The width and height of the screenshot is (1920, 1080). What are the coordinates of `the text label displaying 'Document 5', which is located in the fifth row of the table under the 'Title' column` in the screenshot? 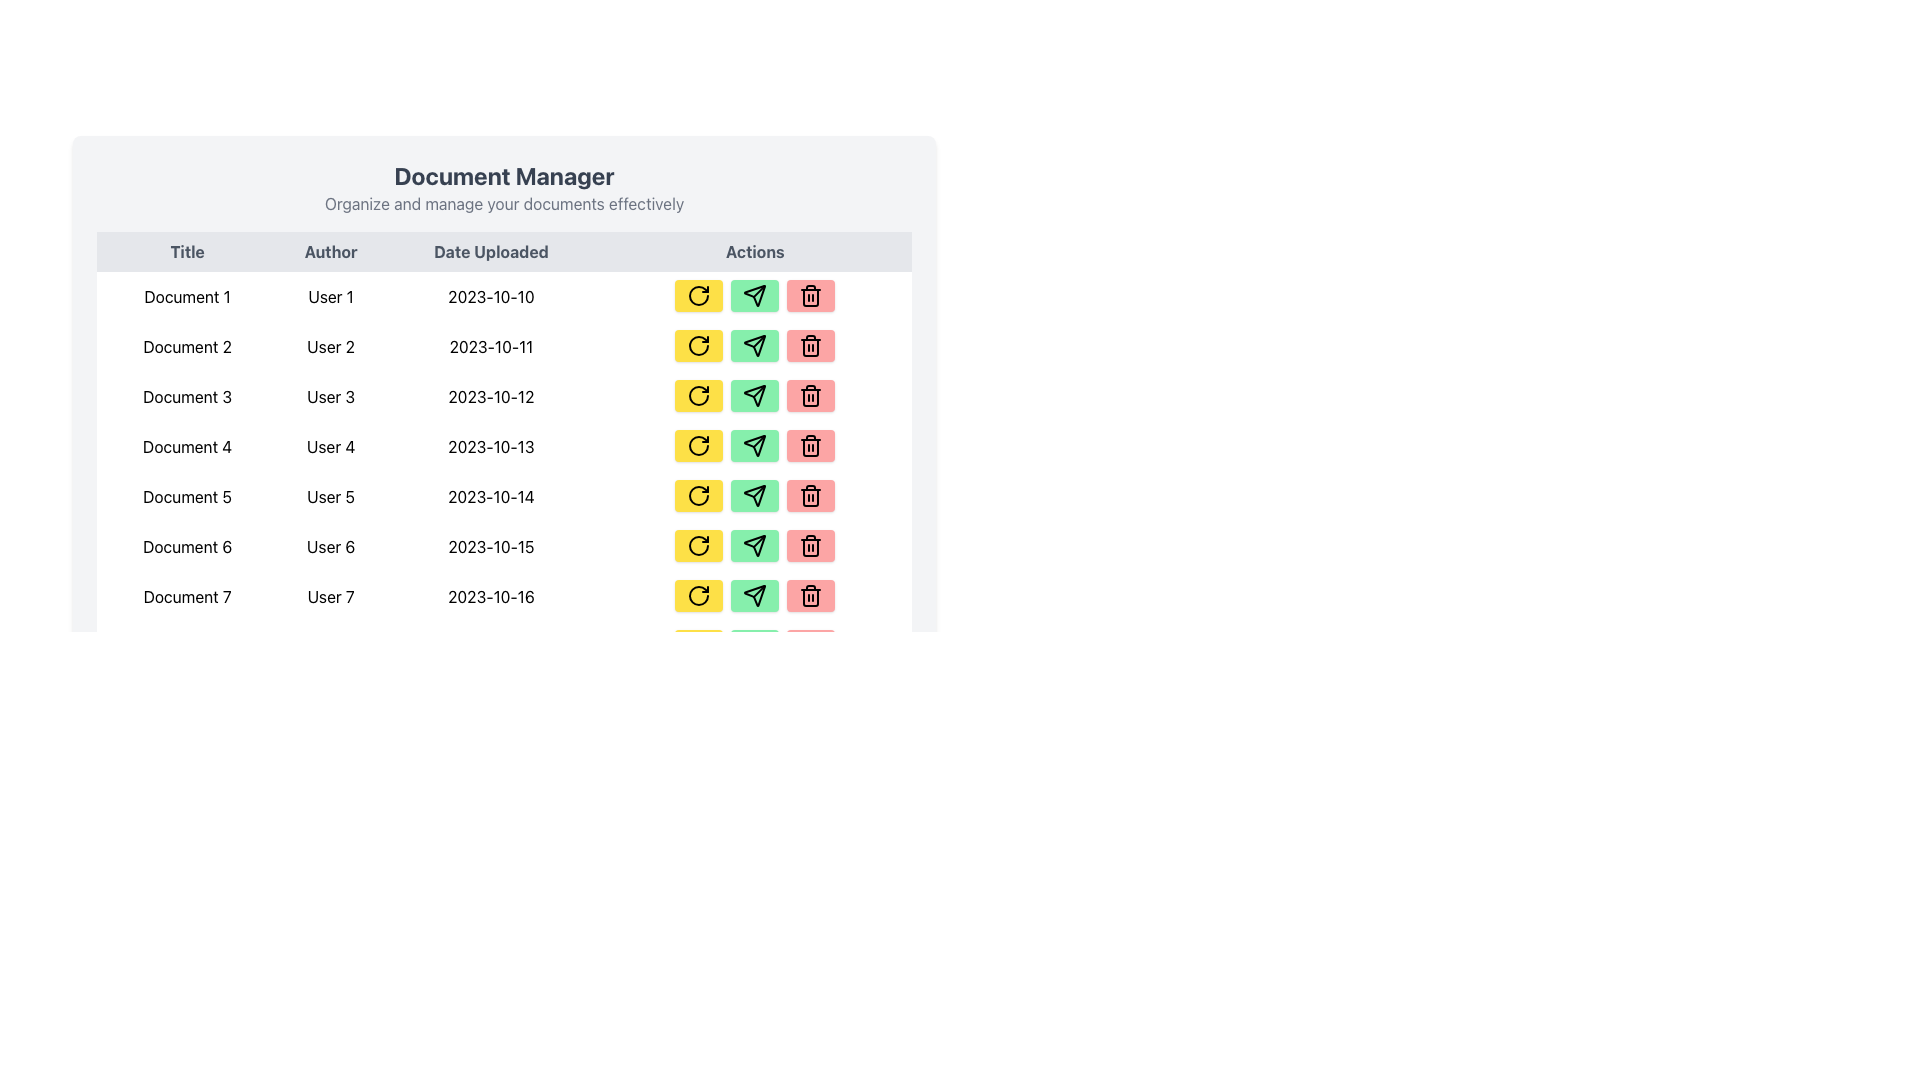 It's located at (187, 496).